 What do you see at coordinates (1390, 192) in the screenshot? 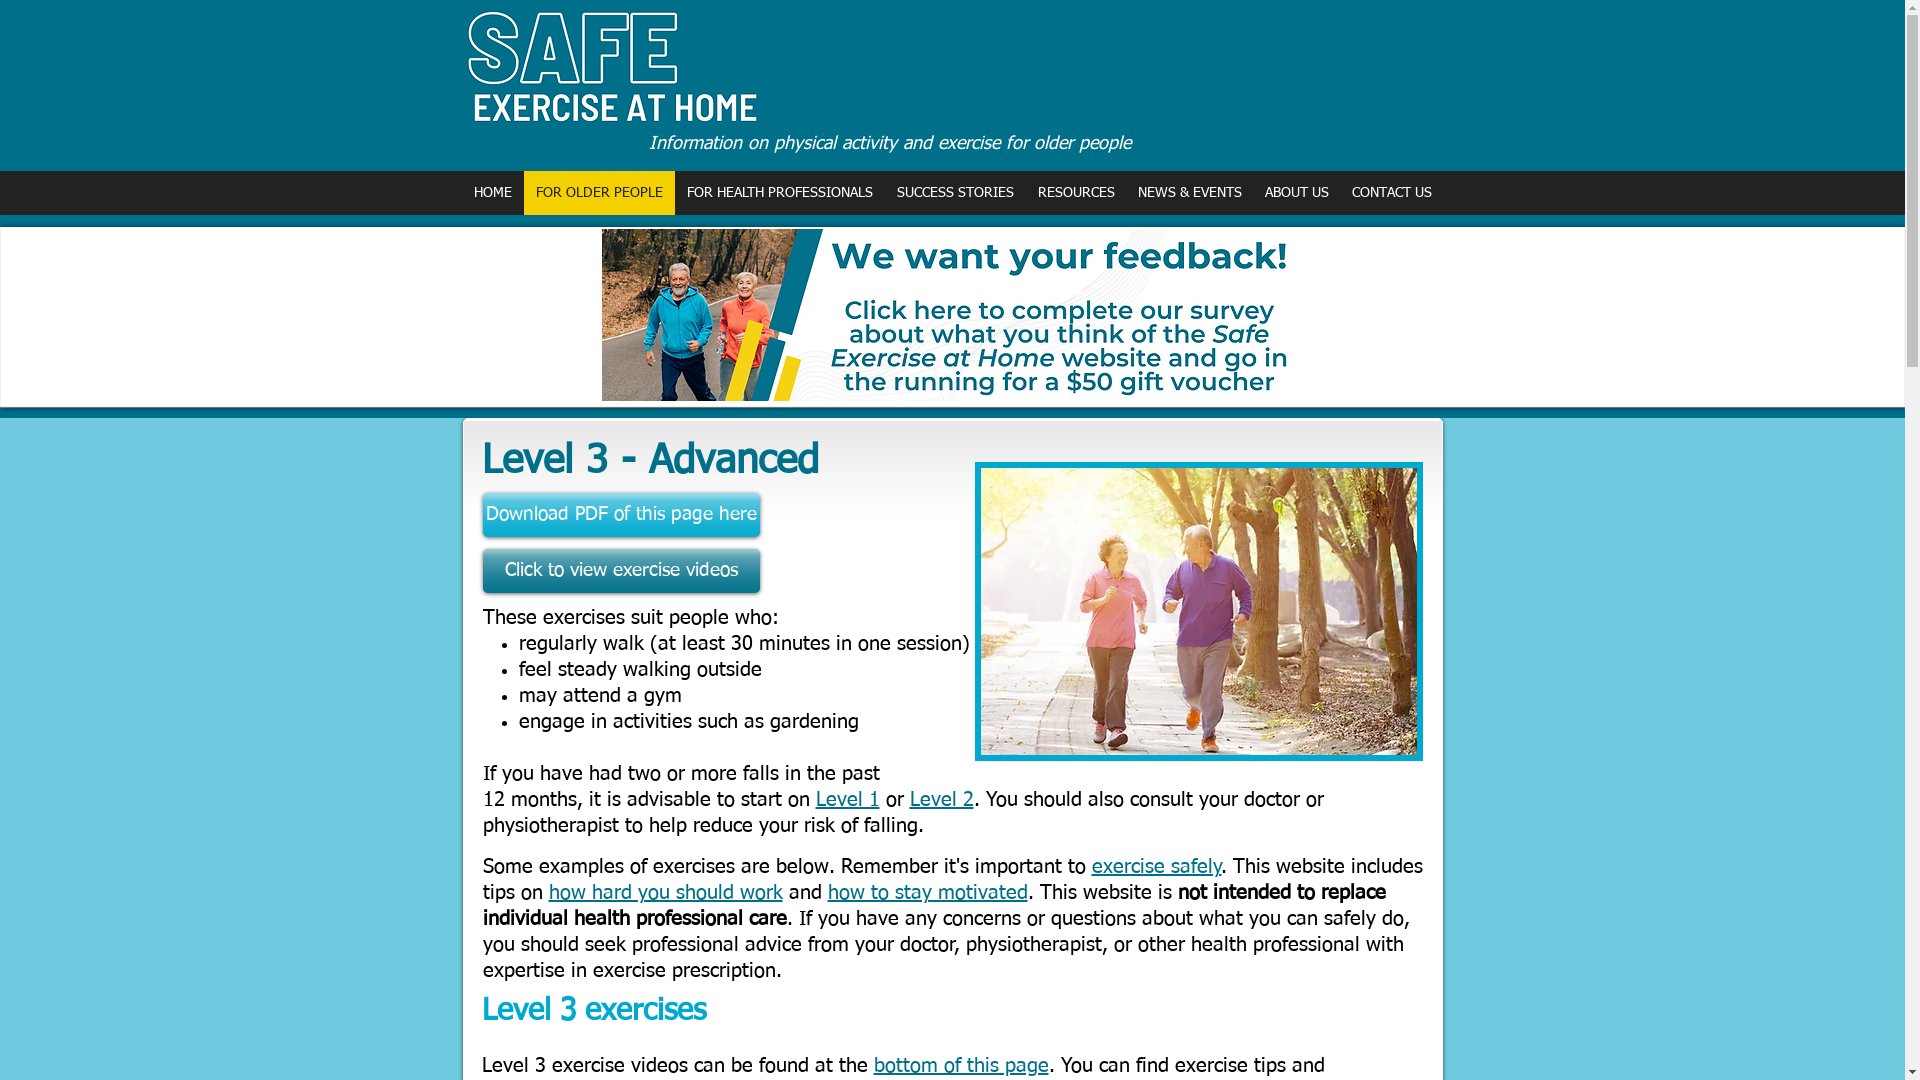
I see `'CONTACT US'` at bounding box center [1390, 192].